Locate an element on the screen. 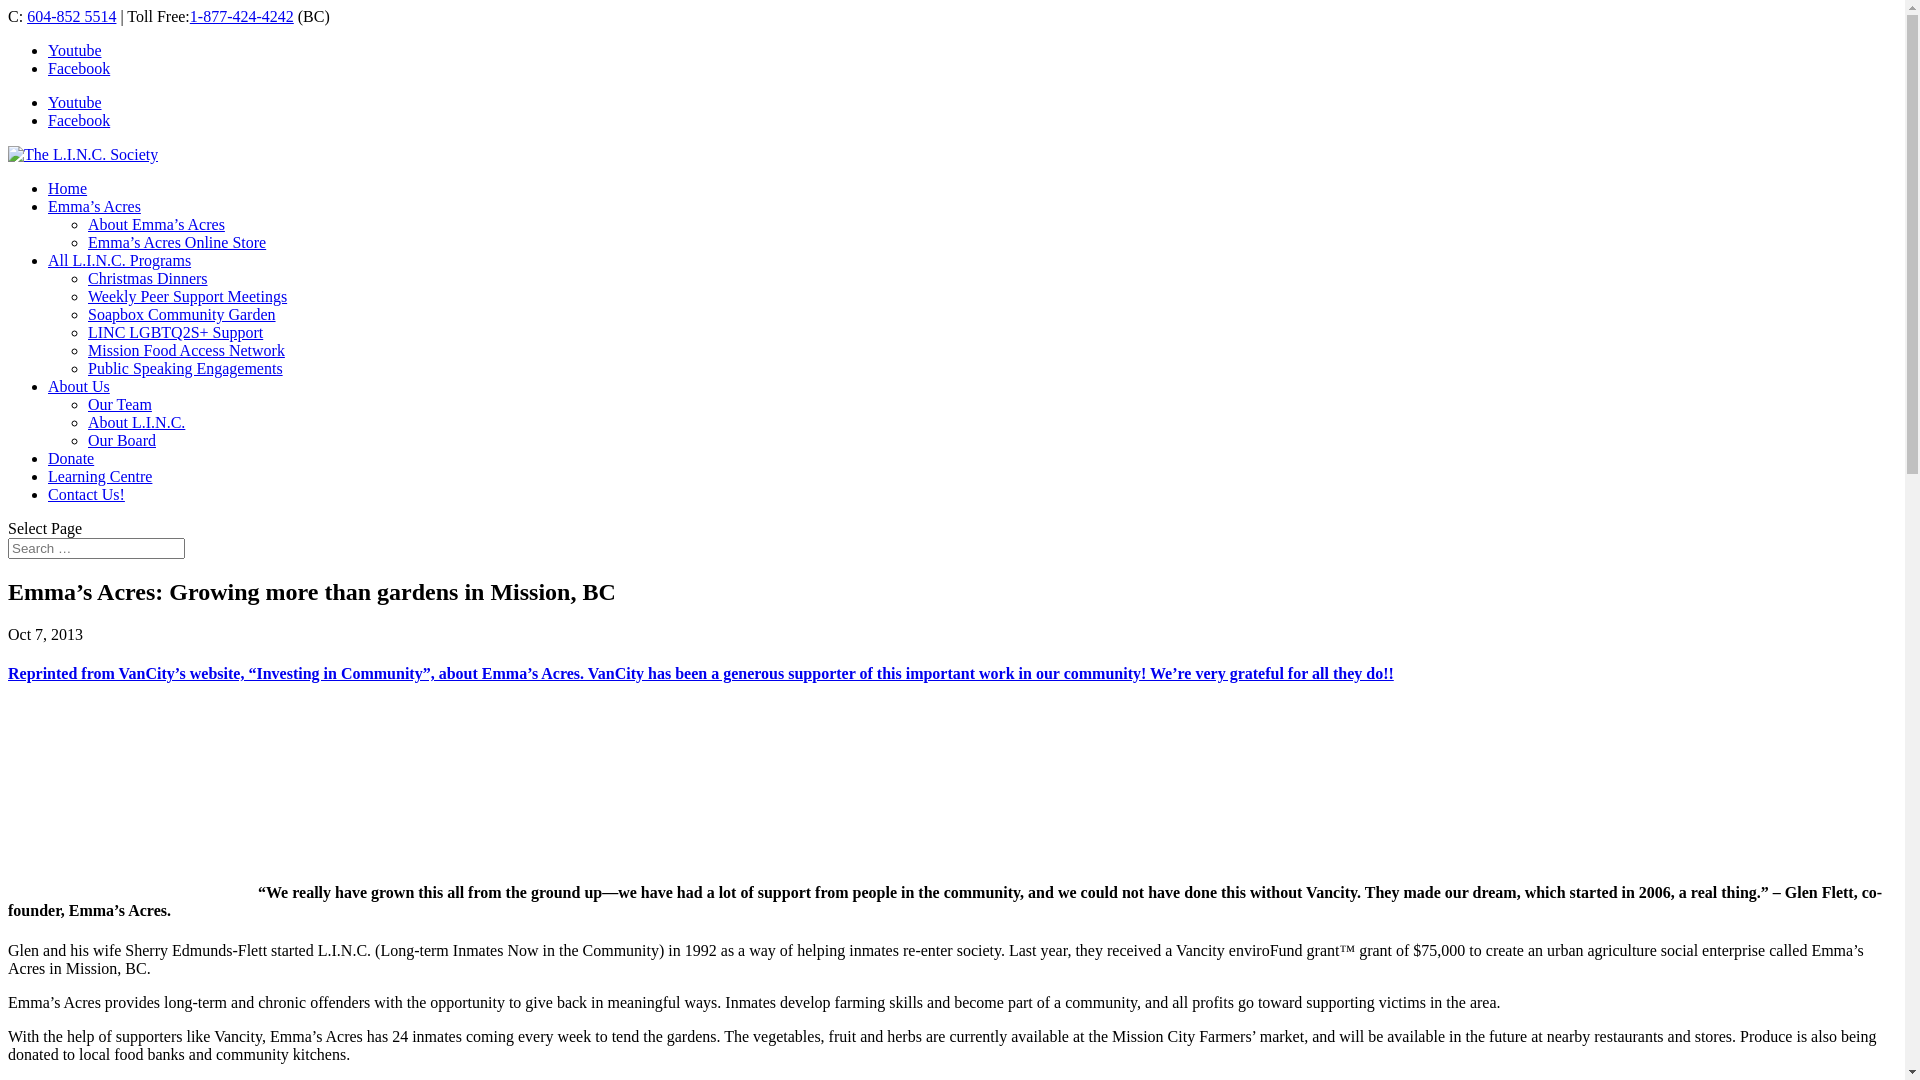 This screenshot has height=1080, width=1920. 'Search for:' is located at coordinates (95, 548).